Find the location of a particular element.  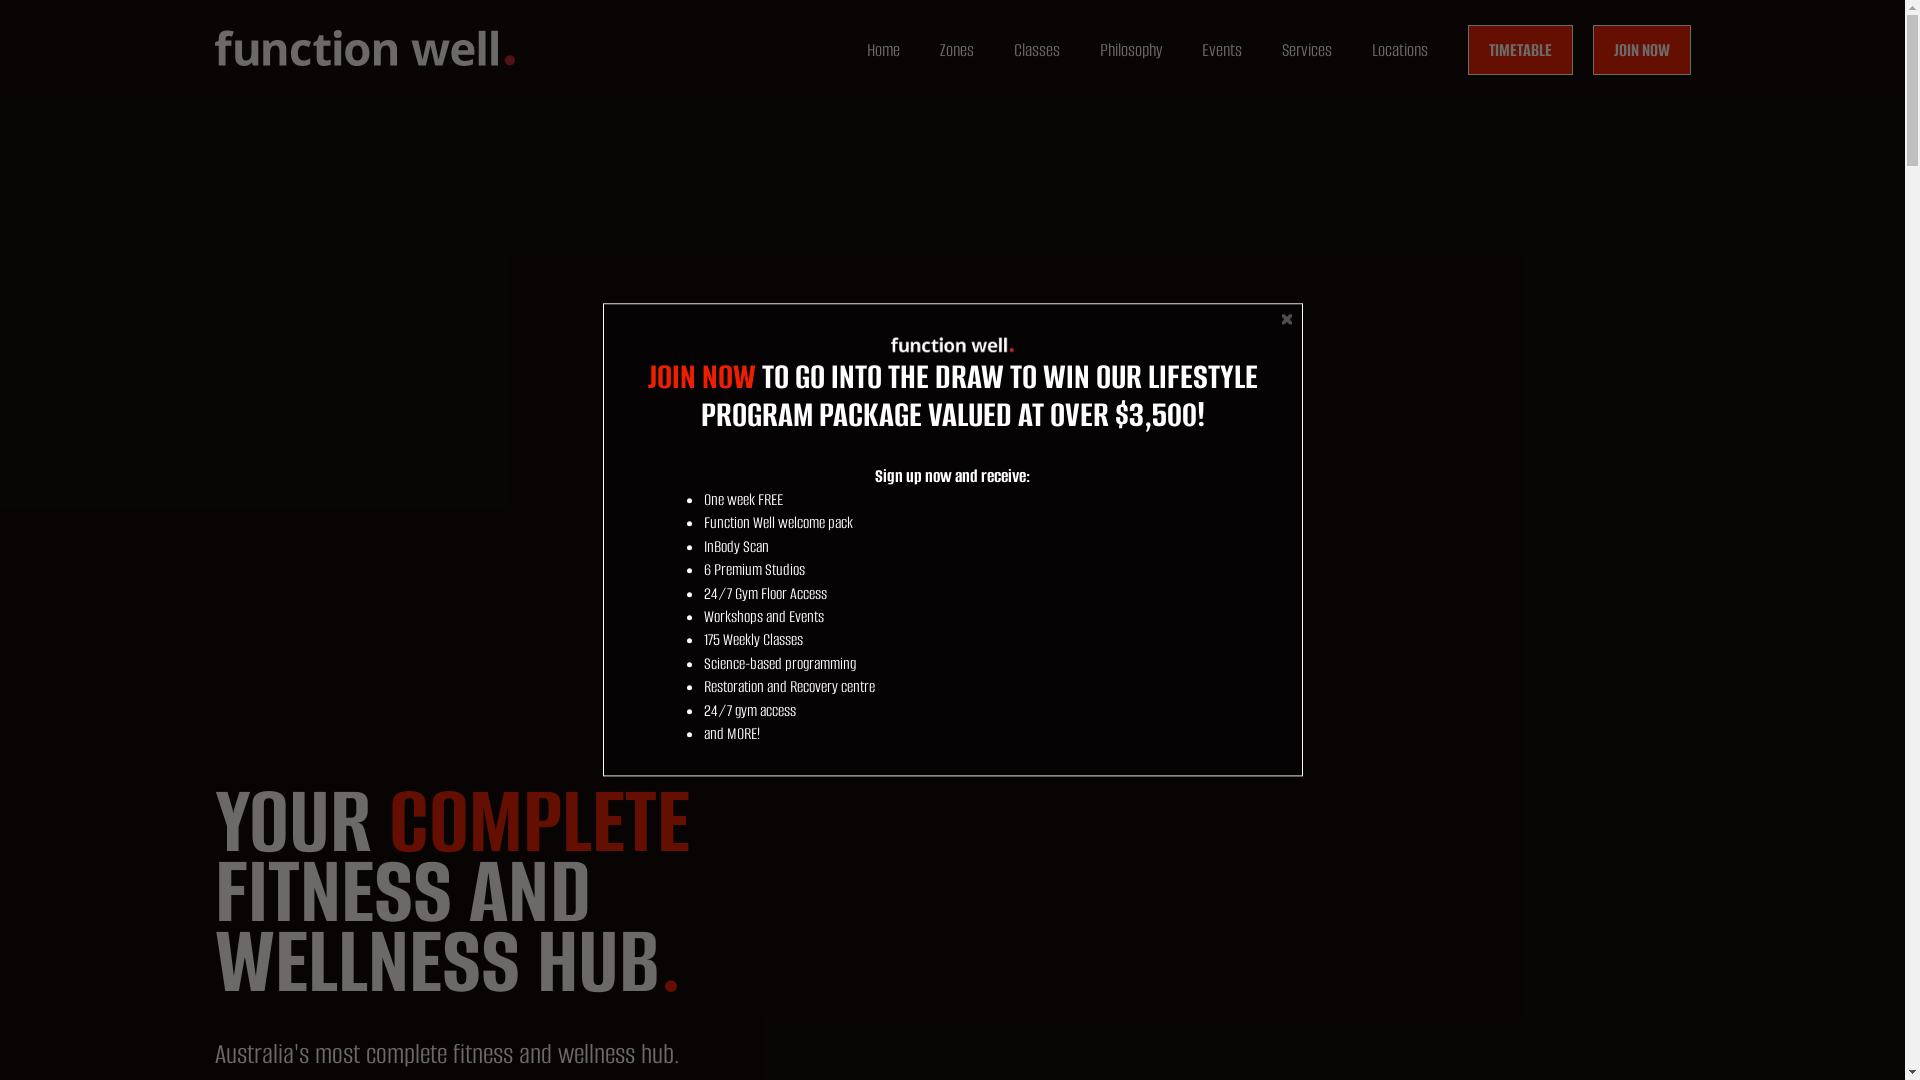

'Services' is located at coordinates (1306, 49).